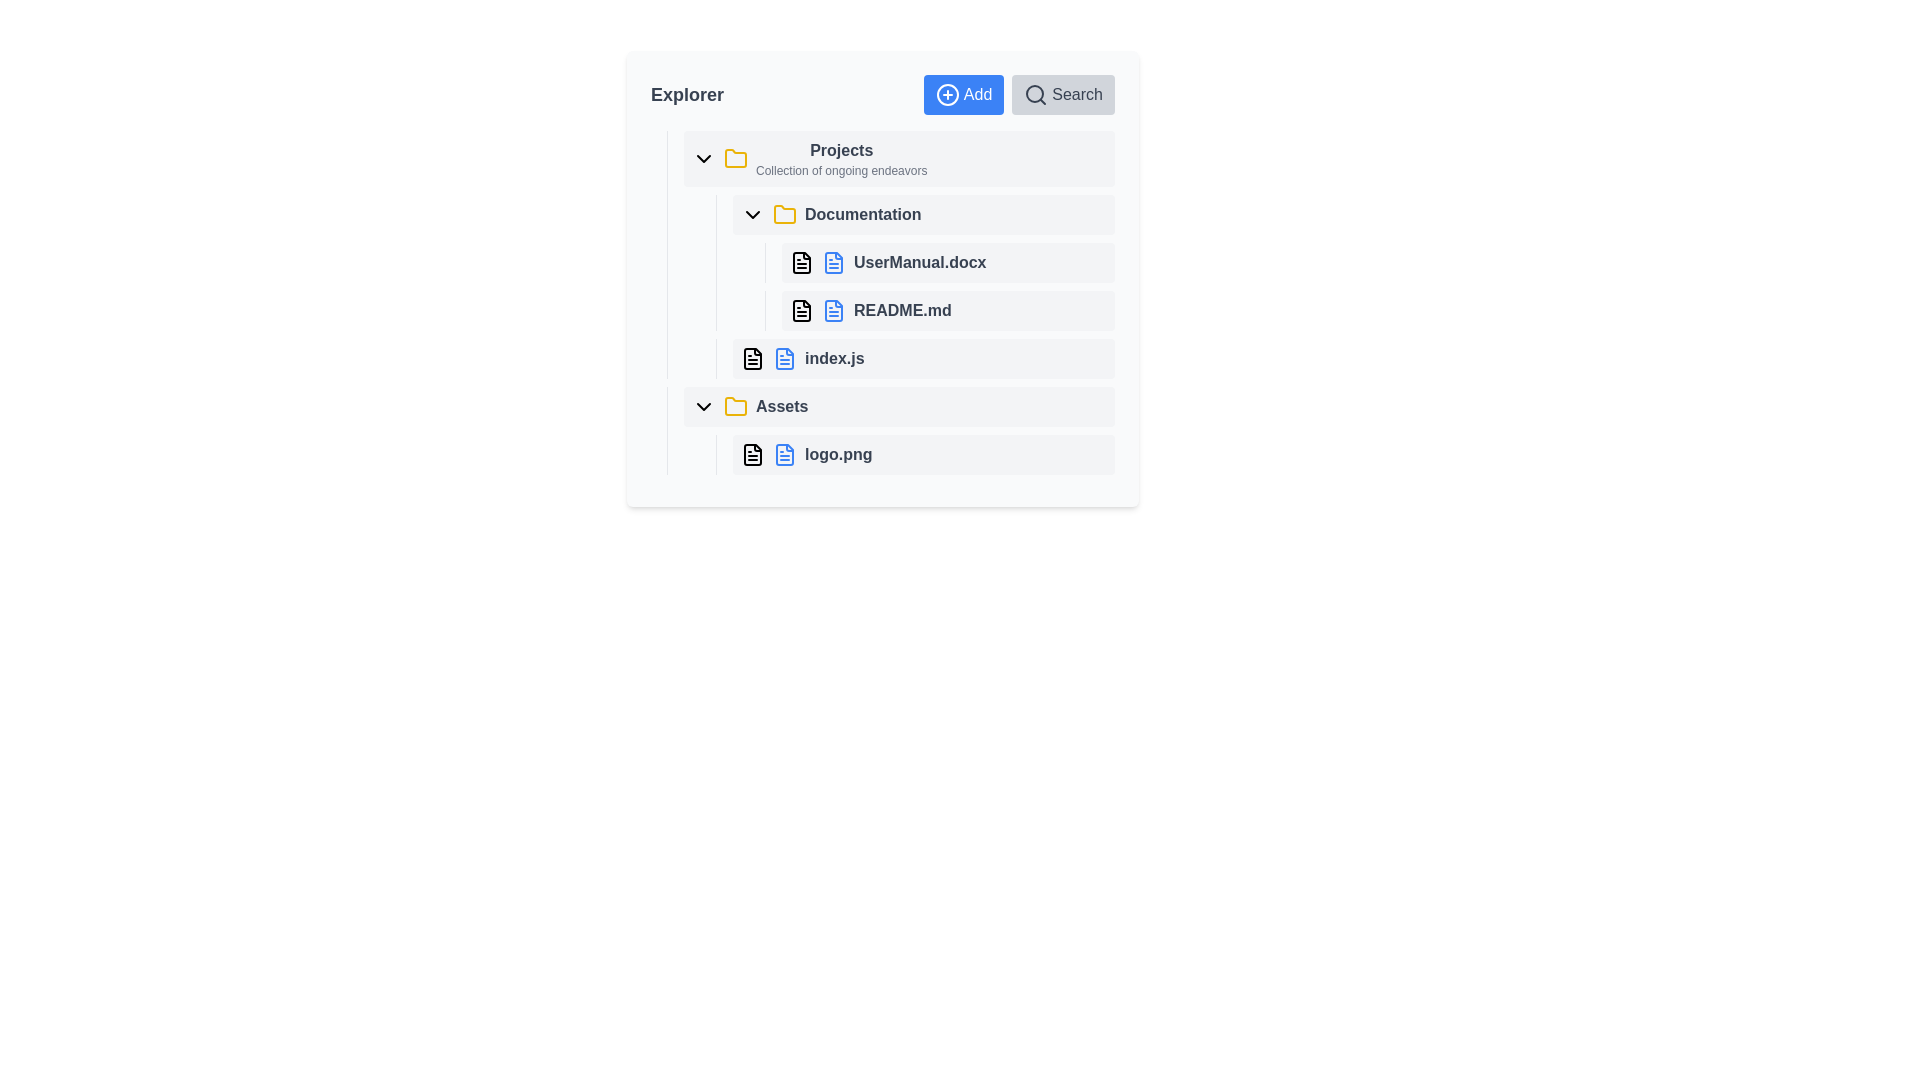 The width and height of the screenshot is (1920, 1080). I want to click on the file icon representing 'logo.png' in the file explorer, so click(784, 455).